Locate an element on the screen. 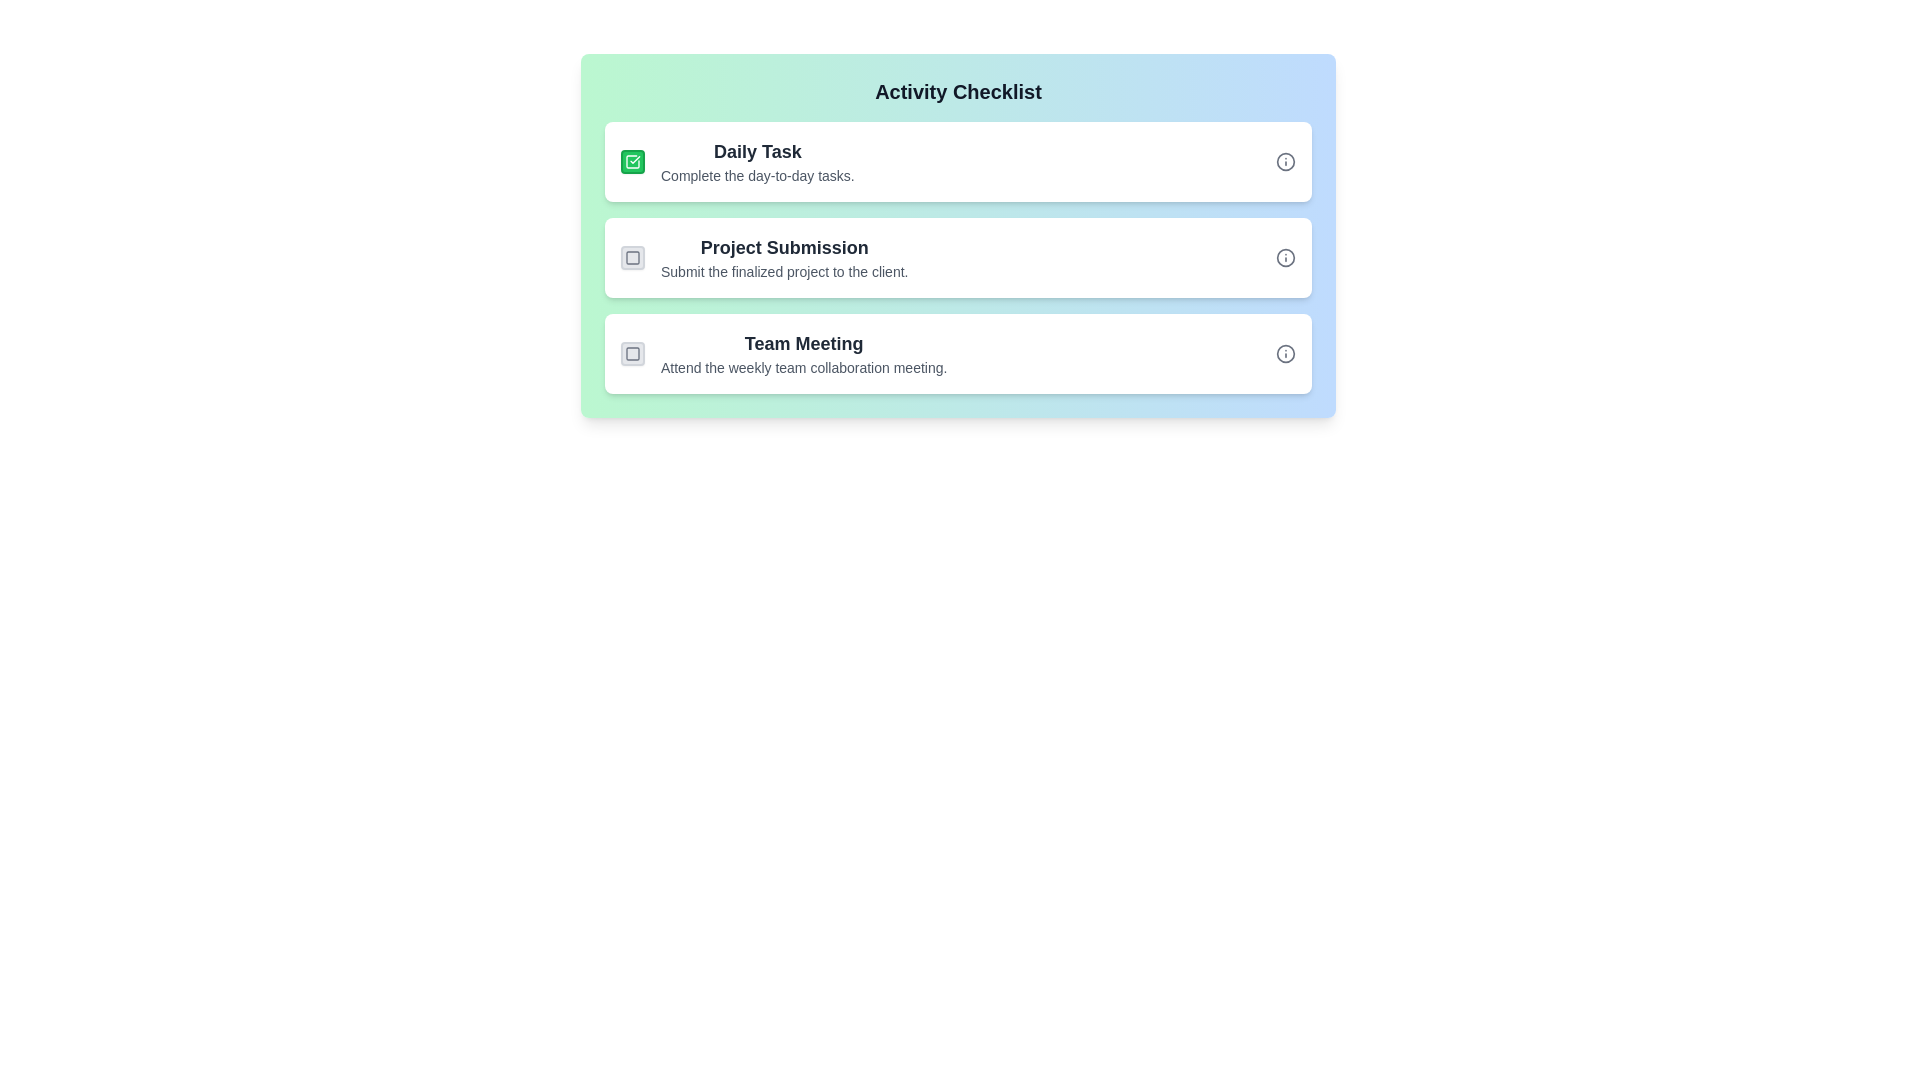  information presented in the descriptive text component that serves as the title and description of a checklist item, located to the right of the green checkbox icon and above subsequent list items is located at coordinates (756, 161).